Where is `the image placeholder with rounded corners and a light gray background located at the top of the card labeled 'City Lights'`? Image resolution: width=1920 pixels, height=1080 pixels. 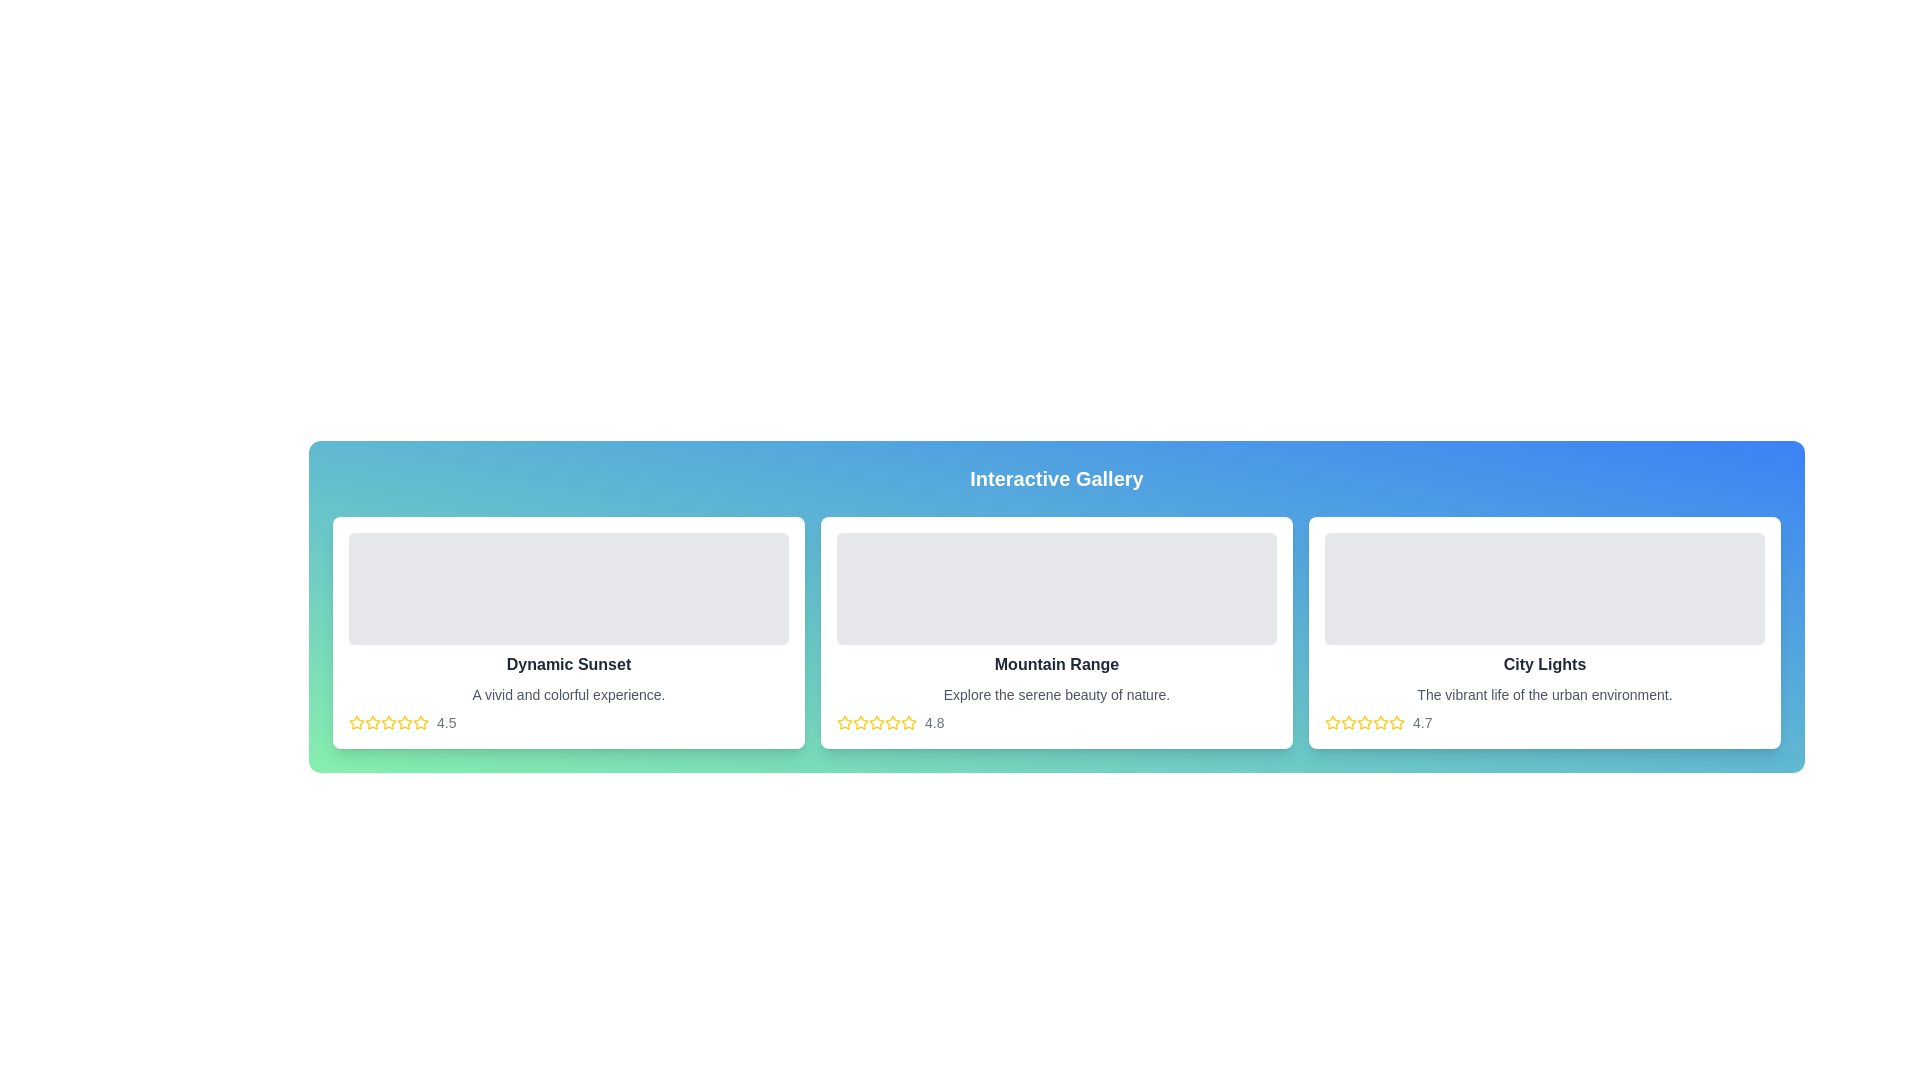
the image placeholder with rounded corners and a light gray background located at the top of the card labeled 'City Lights' is located at coordinates (1544, 588).